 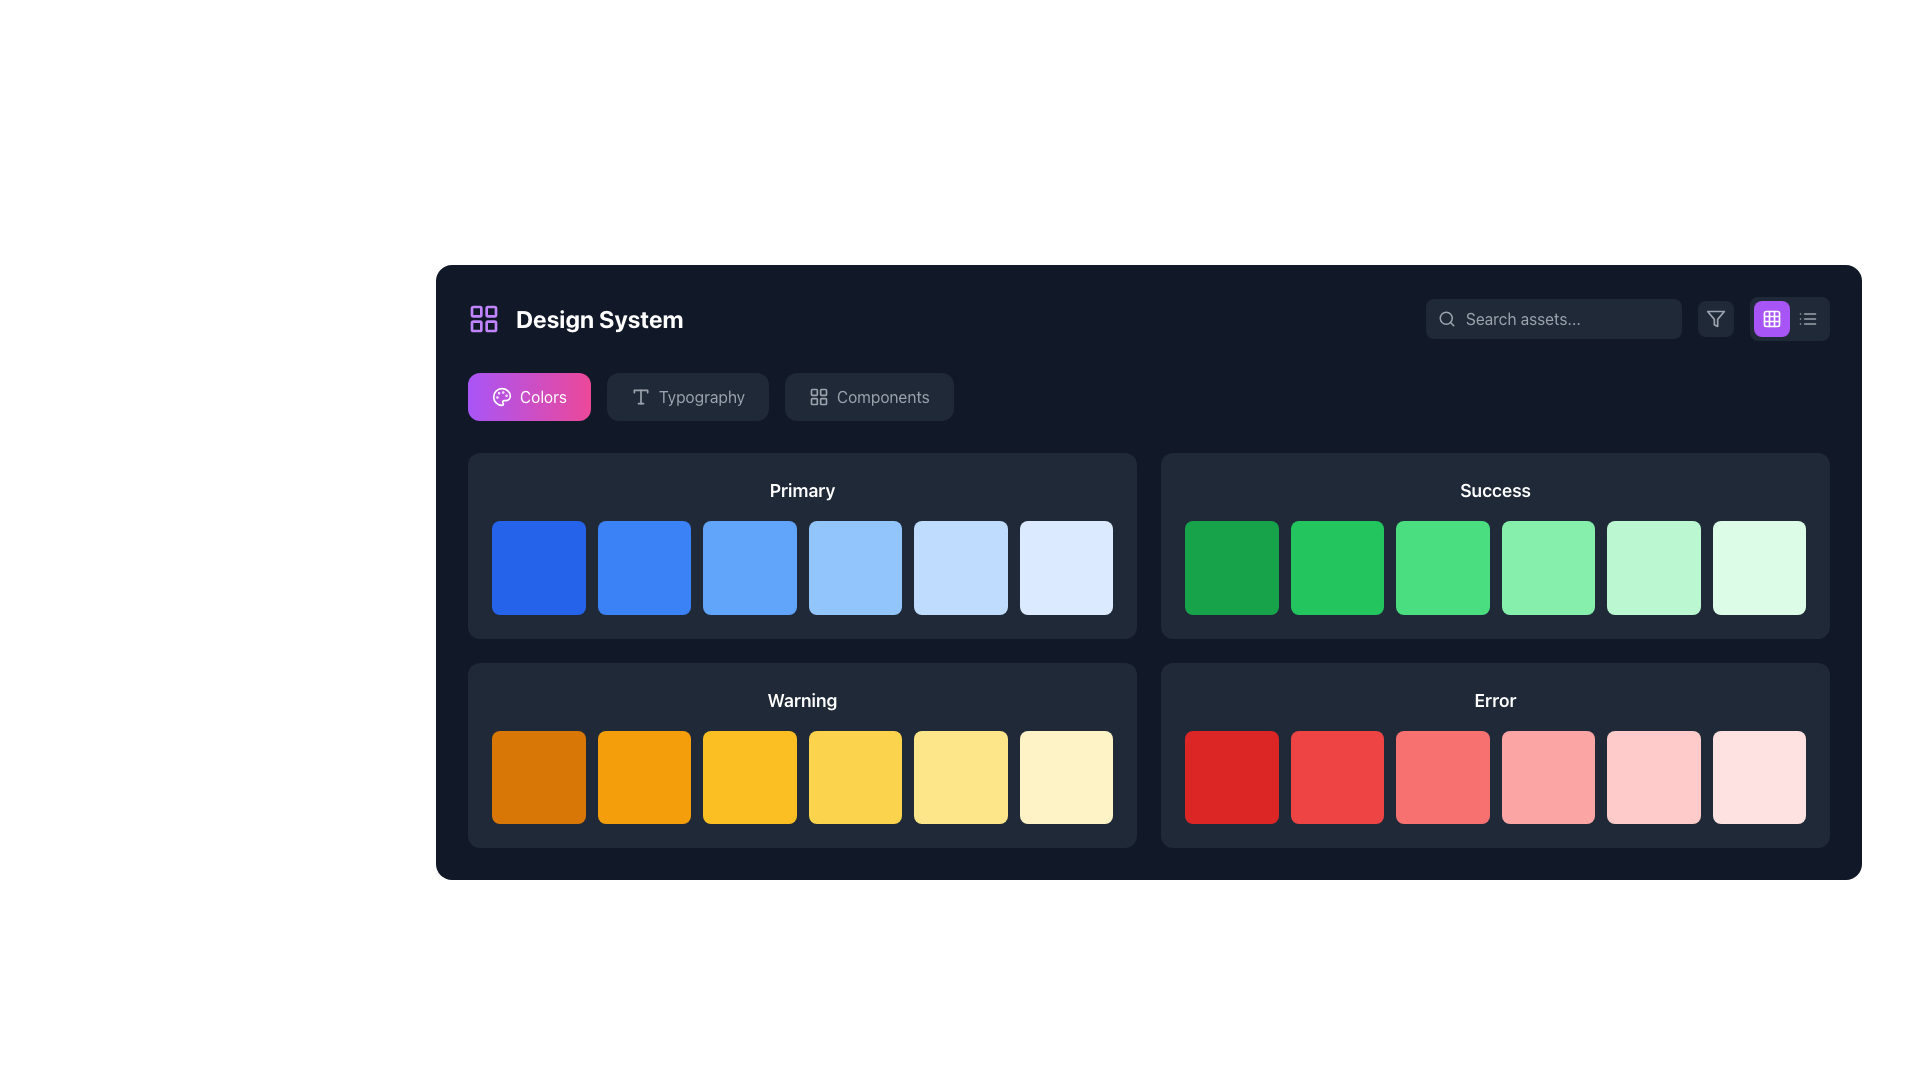 I want to click on the interactive color swatch representing a shade of green from the Success section of the grid layout, so click(x=1547, y=567).